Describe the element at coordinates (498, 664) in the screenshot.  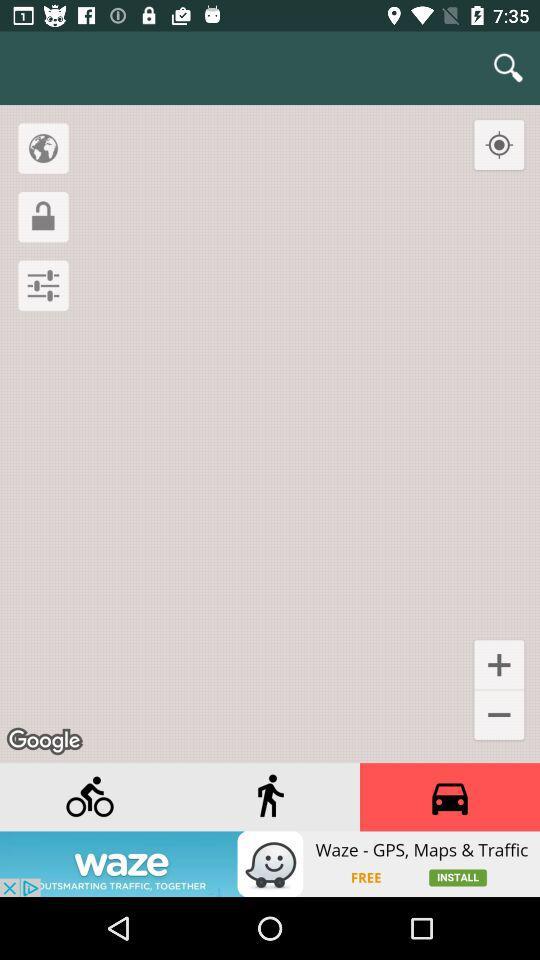
I see `the add icon` at that location.